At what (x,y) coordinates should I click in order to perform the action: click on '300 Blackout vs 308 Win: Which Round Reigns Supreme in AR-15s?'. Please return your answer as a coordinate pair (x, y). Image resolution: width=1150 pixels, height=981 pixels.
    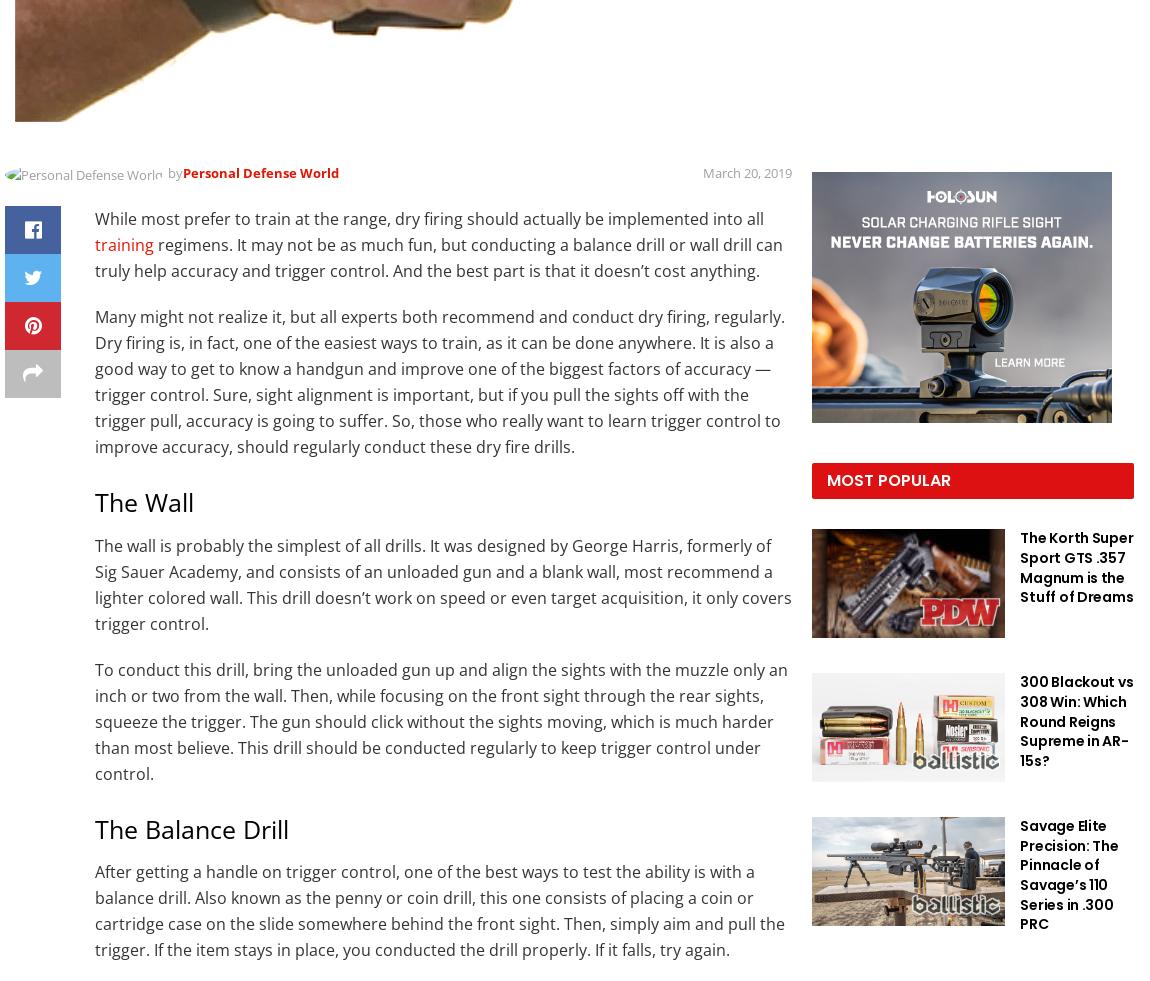
    Looking at the image, I should click on (1076, 721).